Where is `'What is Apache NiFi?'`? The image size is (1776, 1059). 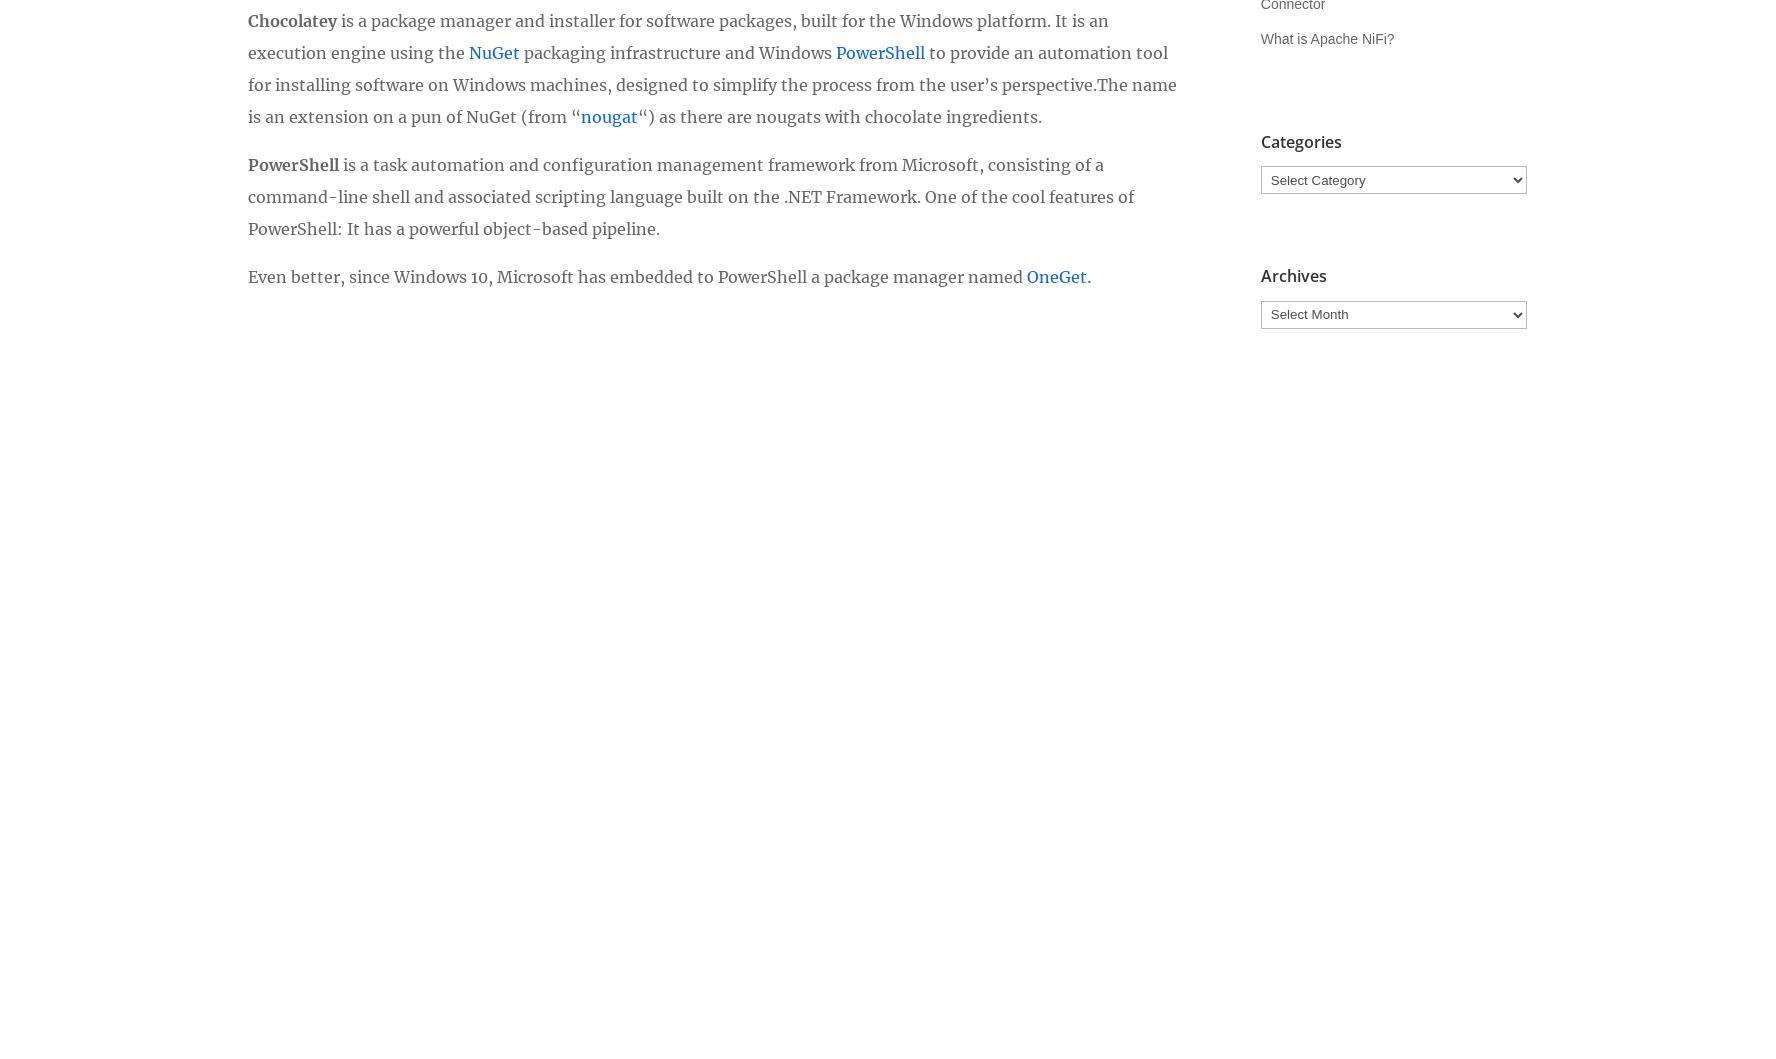 'What is Apache NiFi?' is located at coordinates (1327, 38).